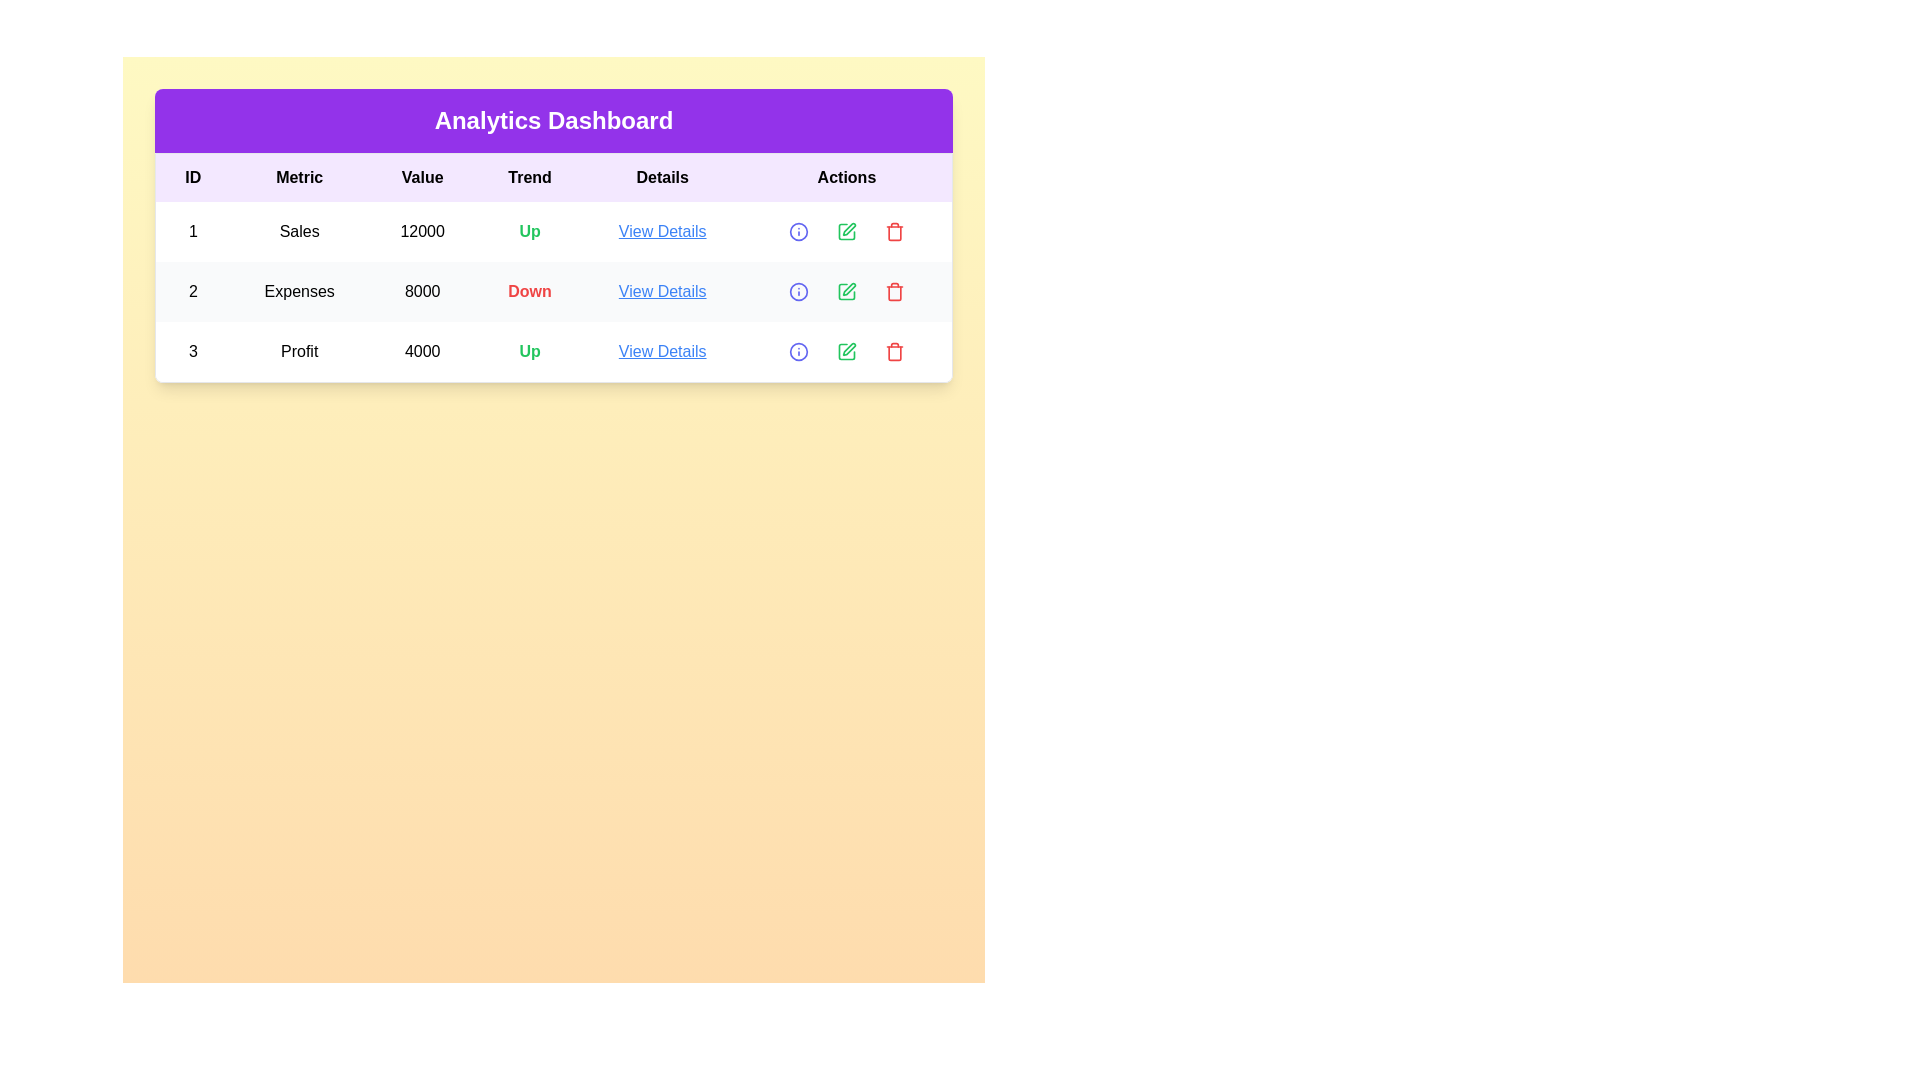 The image size is (1920, 1080). I want to click on the table header cell labeled 'Value', which is the third column header in the Analytics Dashboard, positioned between 'Metric' and 'Trend', so click(421, 176).